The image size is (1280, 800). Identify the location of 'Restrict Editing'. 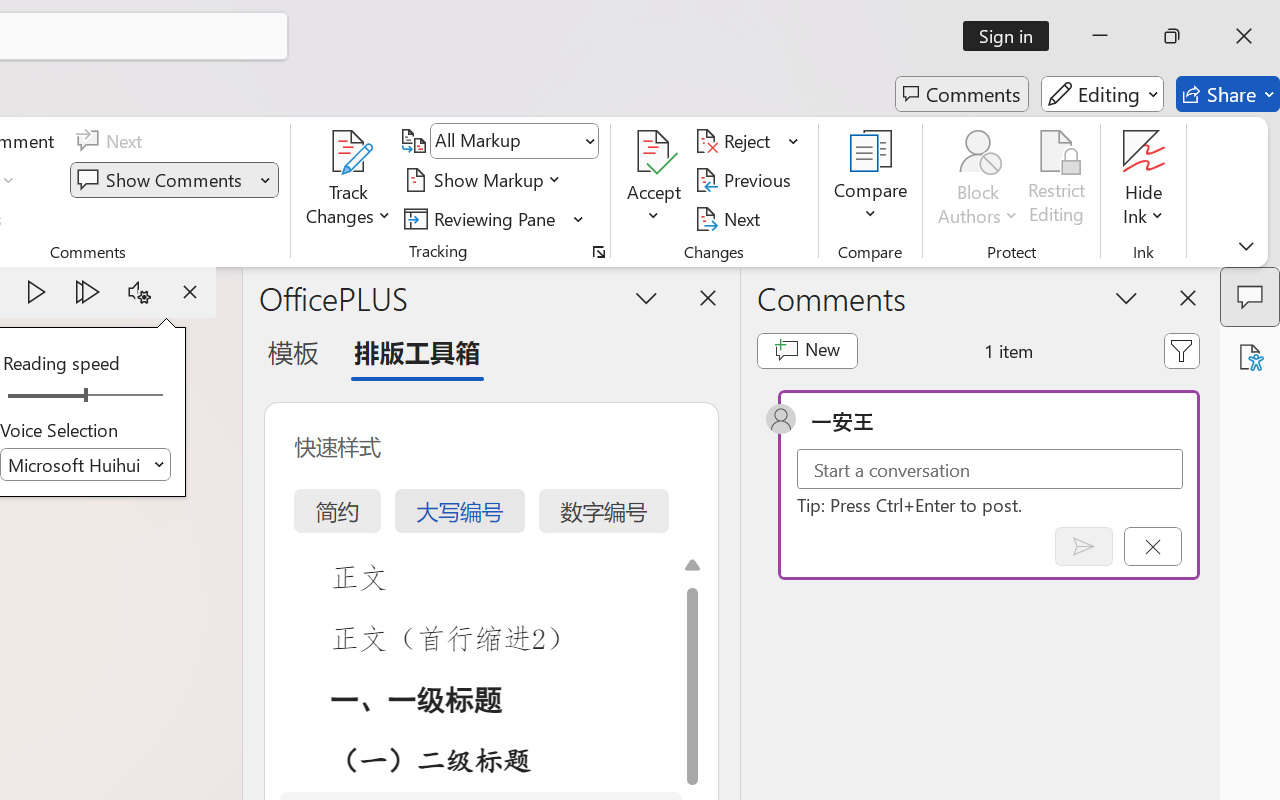
(1056, 179).